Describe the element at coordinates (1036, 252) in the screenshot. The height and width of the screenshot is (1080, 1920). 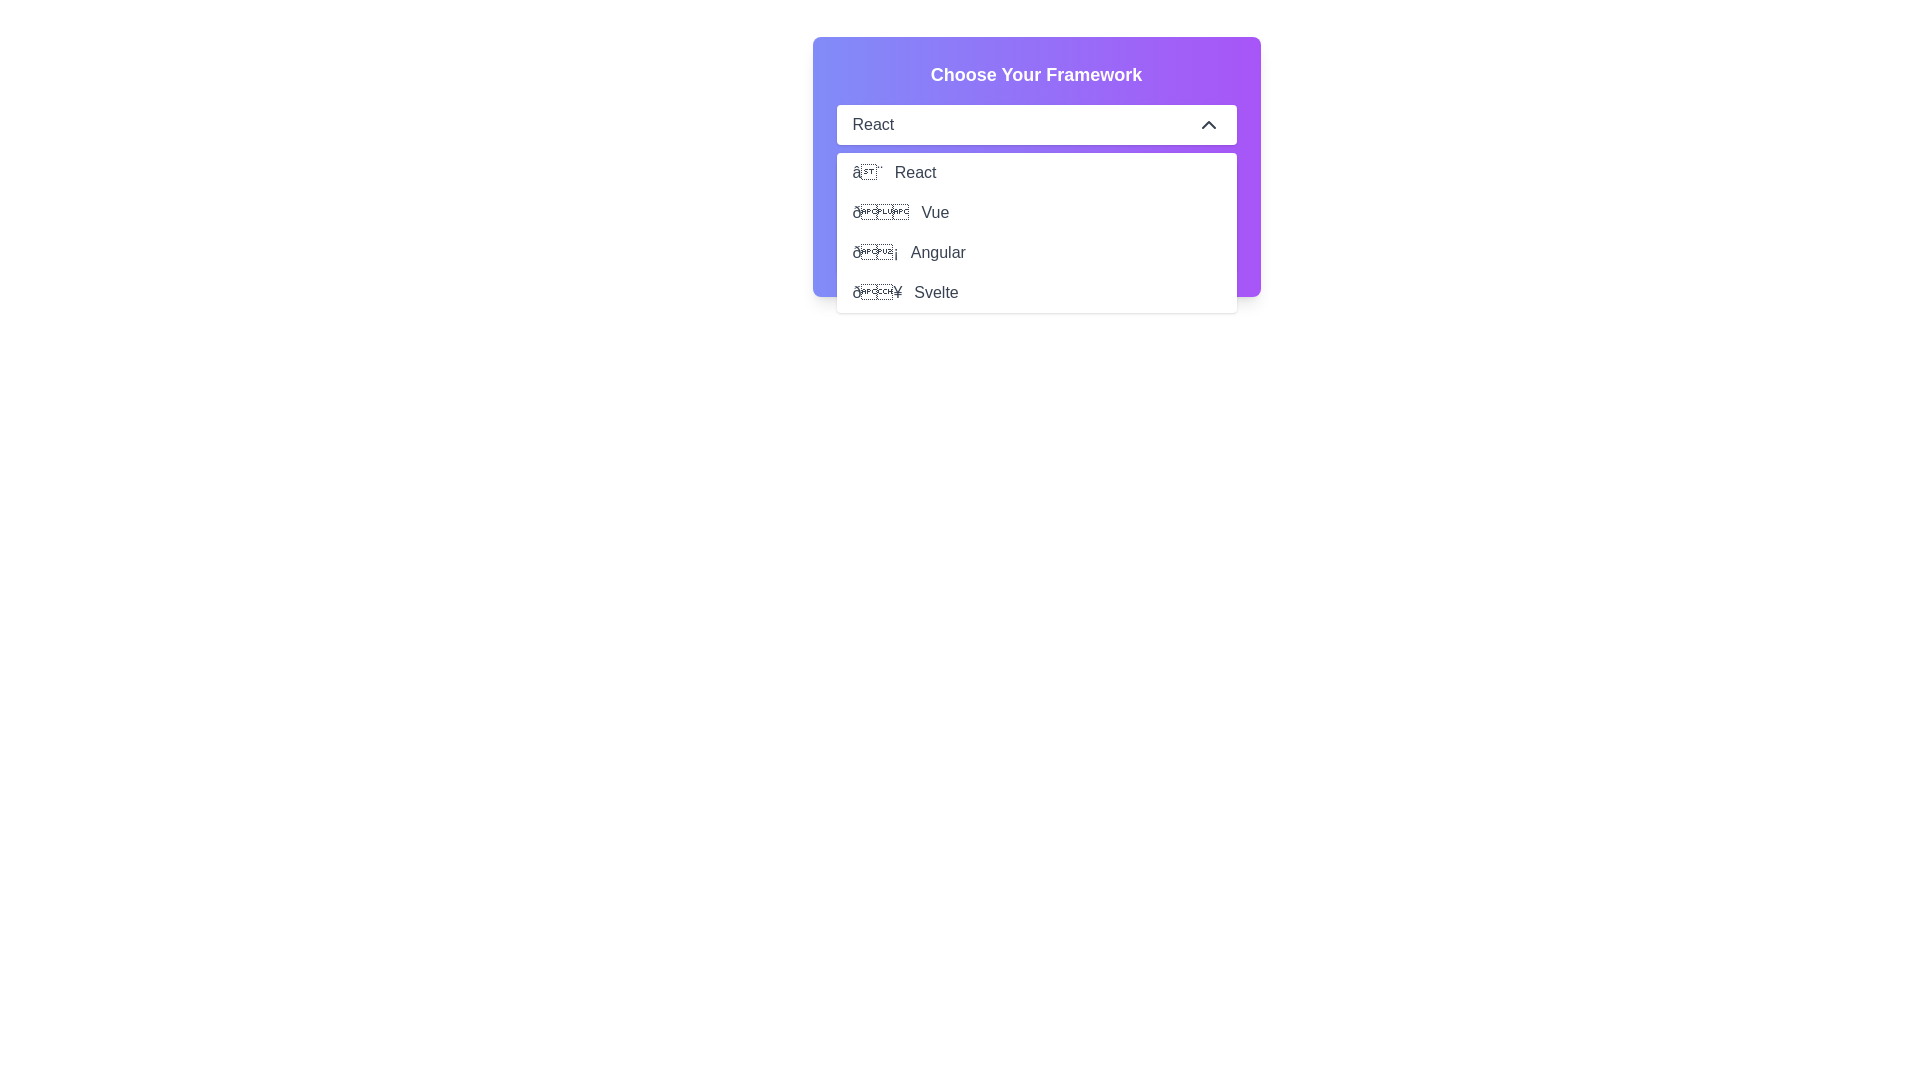
I see `the dropdown menu option labeled 'Angular', which is the third option under 'Choose Your Framework'` at that location.